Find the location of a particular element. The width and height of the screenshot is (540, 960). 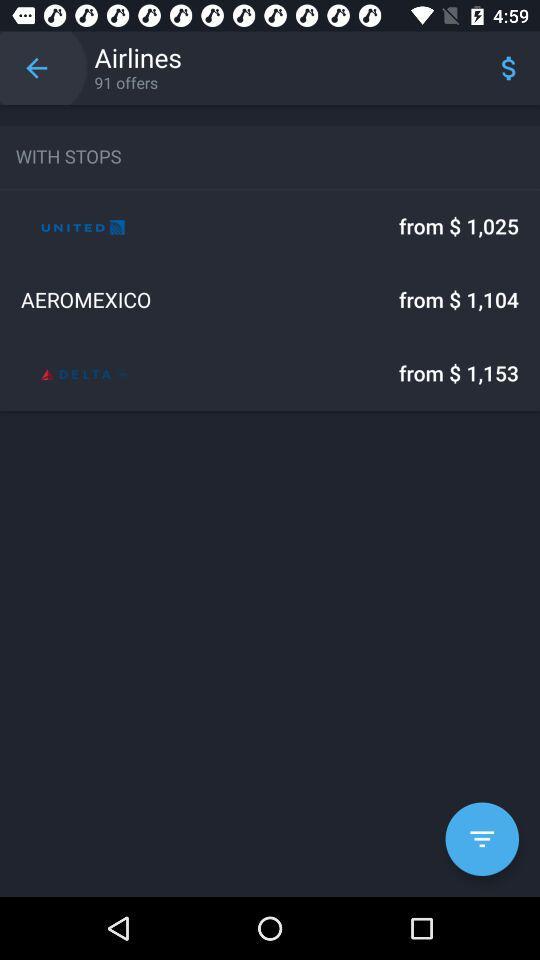

item above the with stops icon is located at coordinates (36, 68).